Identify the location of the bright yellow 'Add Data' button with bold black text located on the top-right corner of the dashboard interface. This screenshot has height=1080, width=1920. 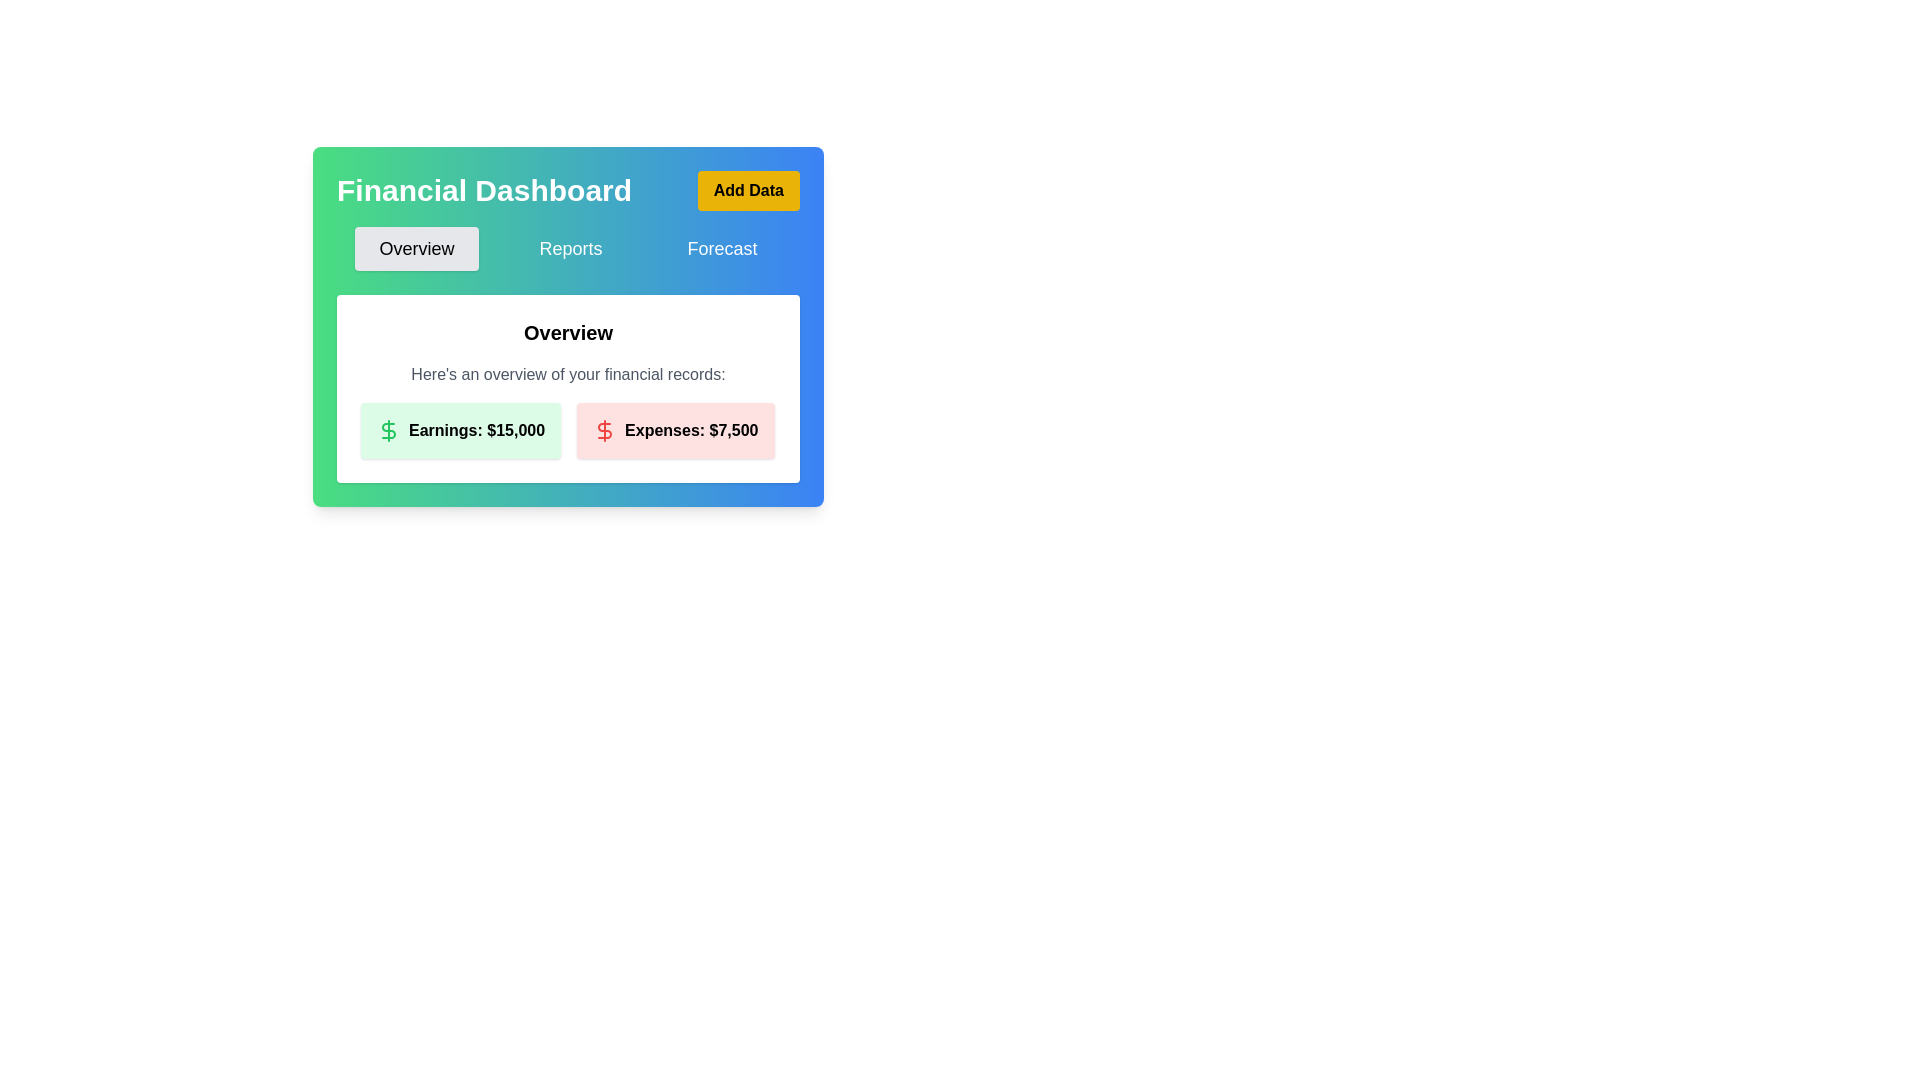
(747, 191).